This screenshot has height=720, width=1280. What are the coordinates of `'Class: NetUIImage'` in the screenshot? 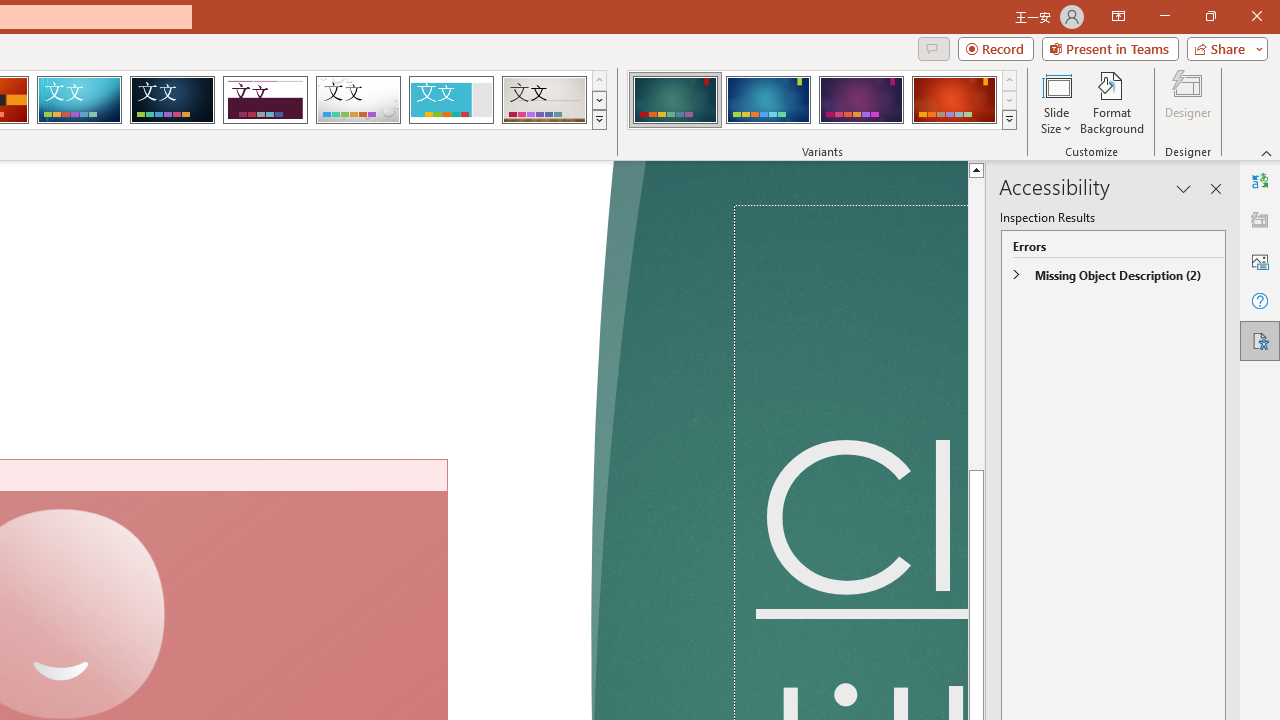 It's located at (1009, 119).